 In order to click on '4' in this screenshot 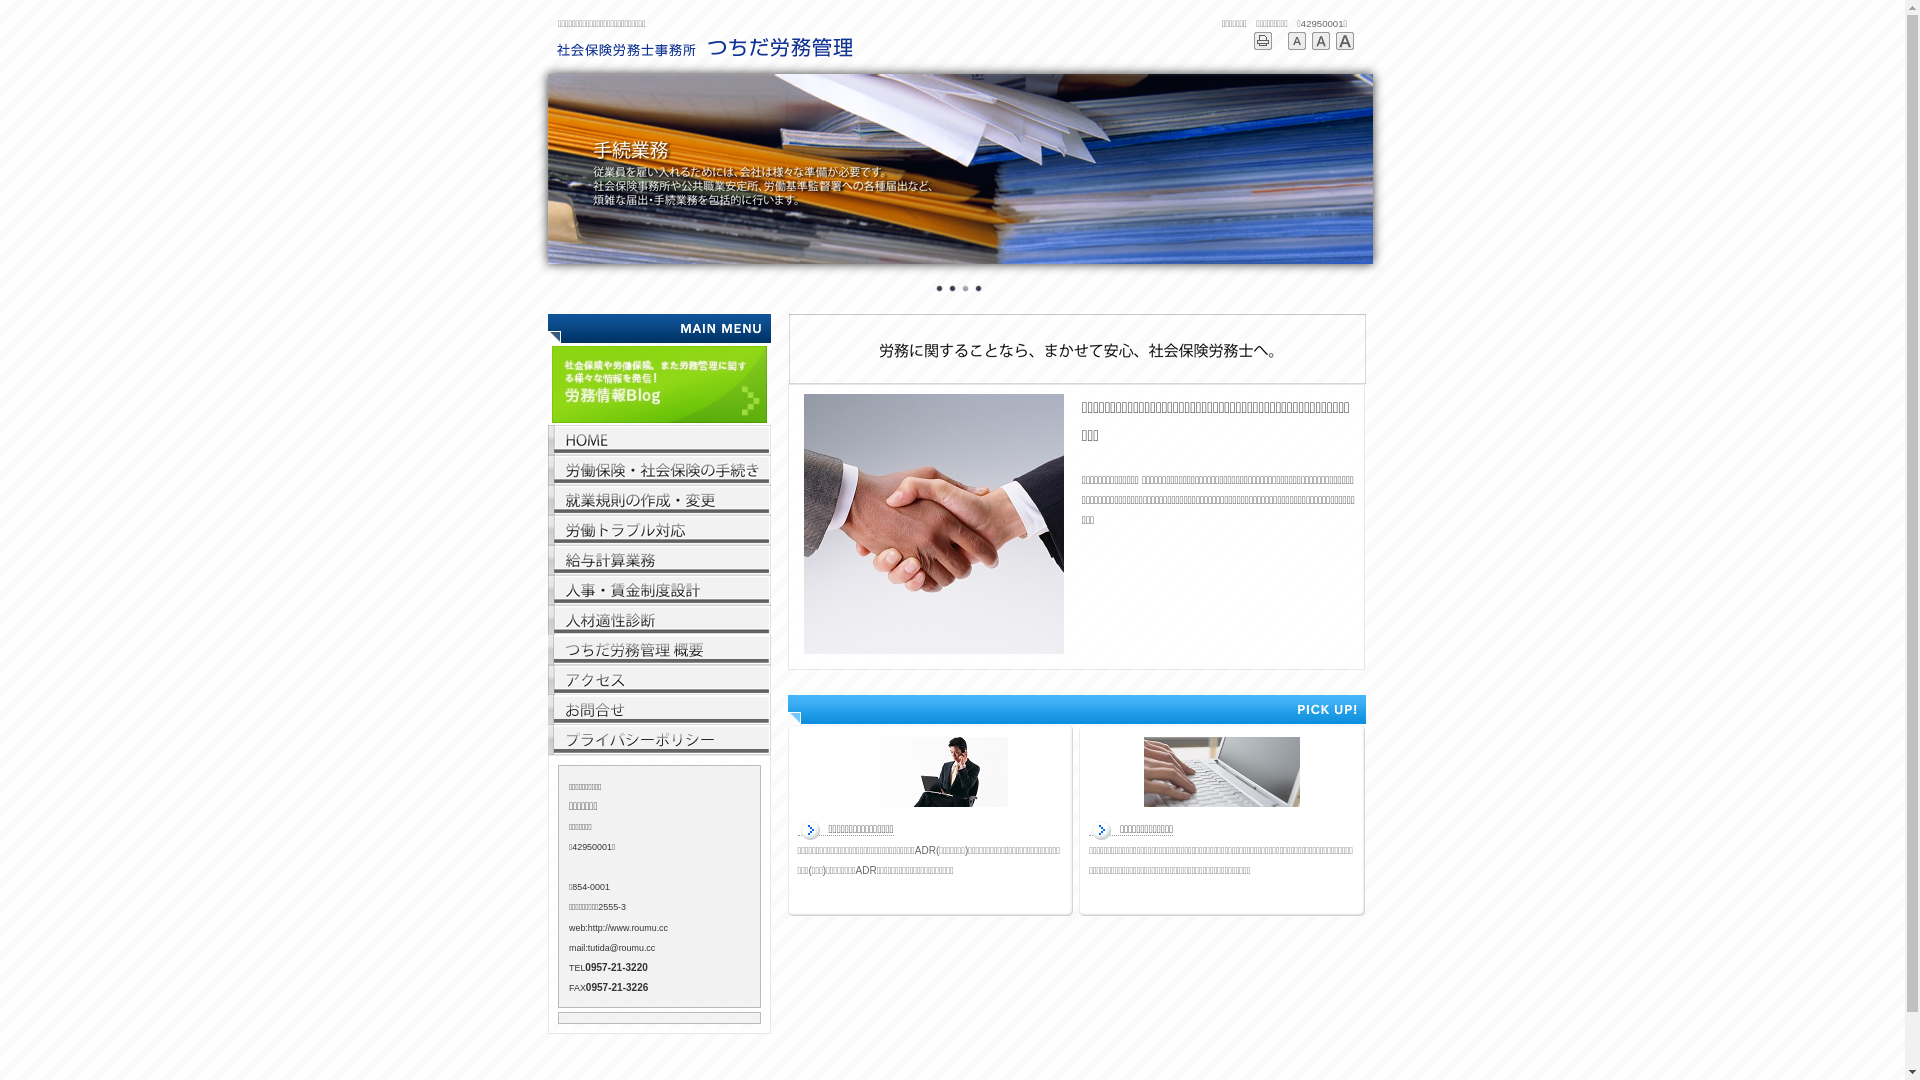, I will do `click(979, 289)`.